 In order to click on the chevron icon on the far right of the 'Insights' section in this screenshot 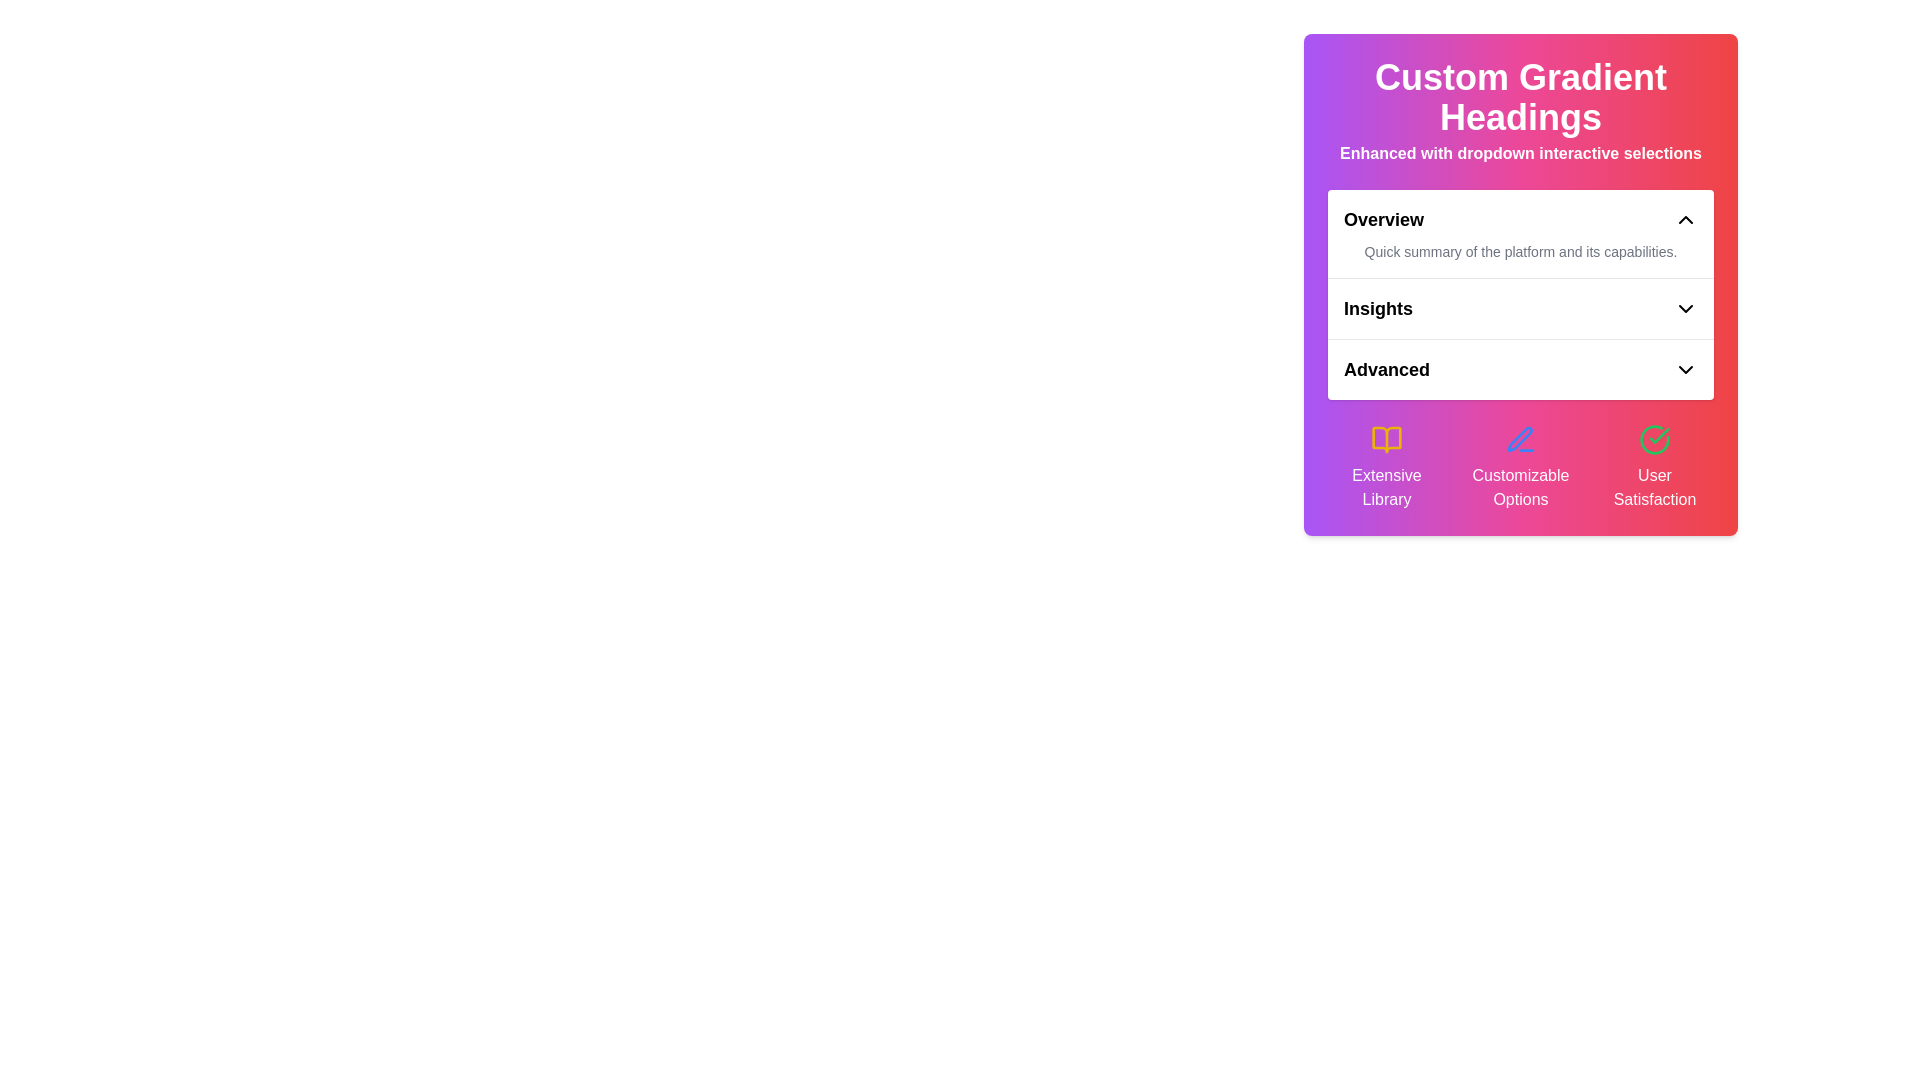, I will do `click(1684, 308)`.